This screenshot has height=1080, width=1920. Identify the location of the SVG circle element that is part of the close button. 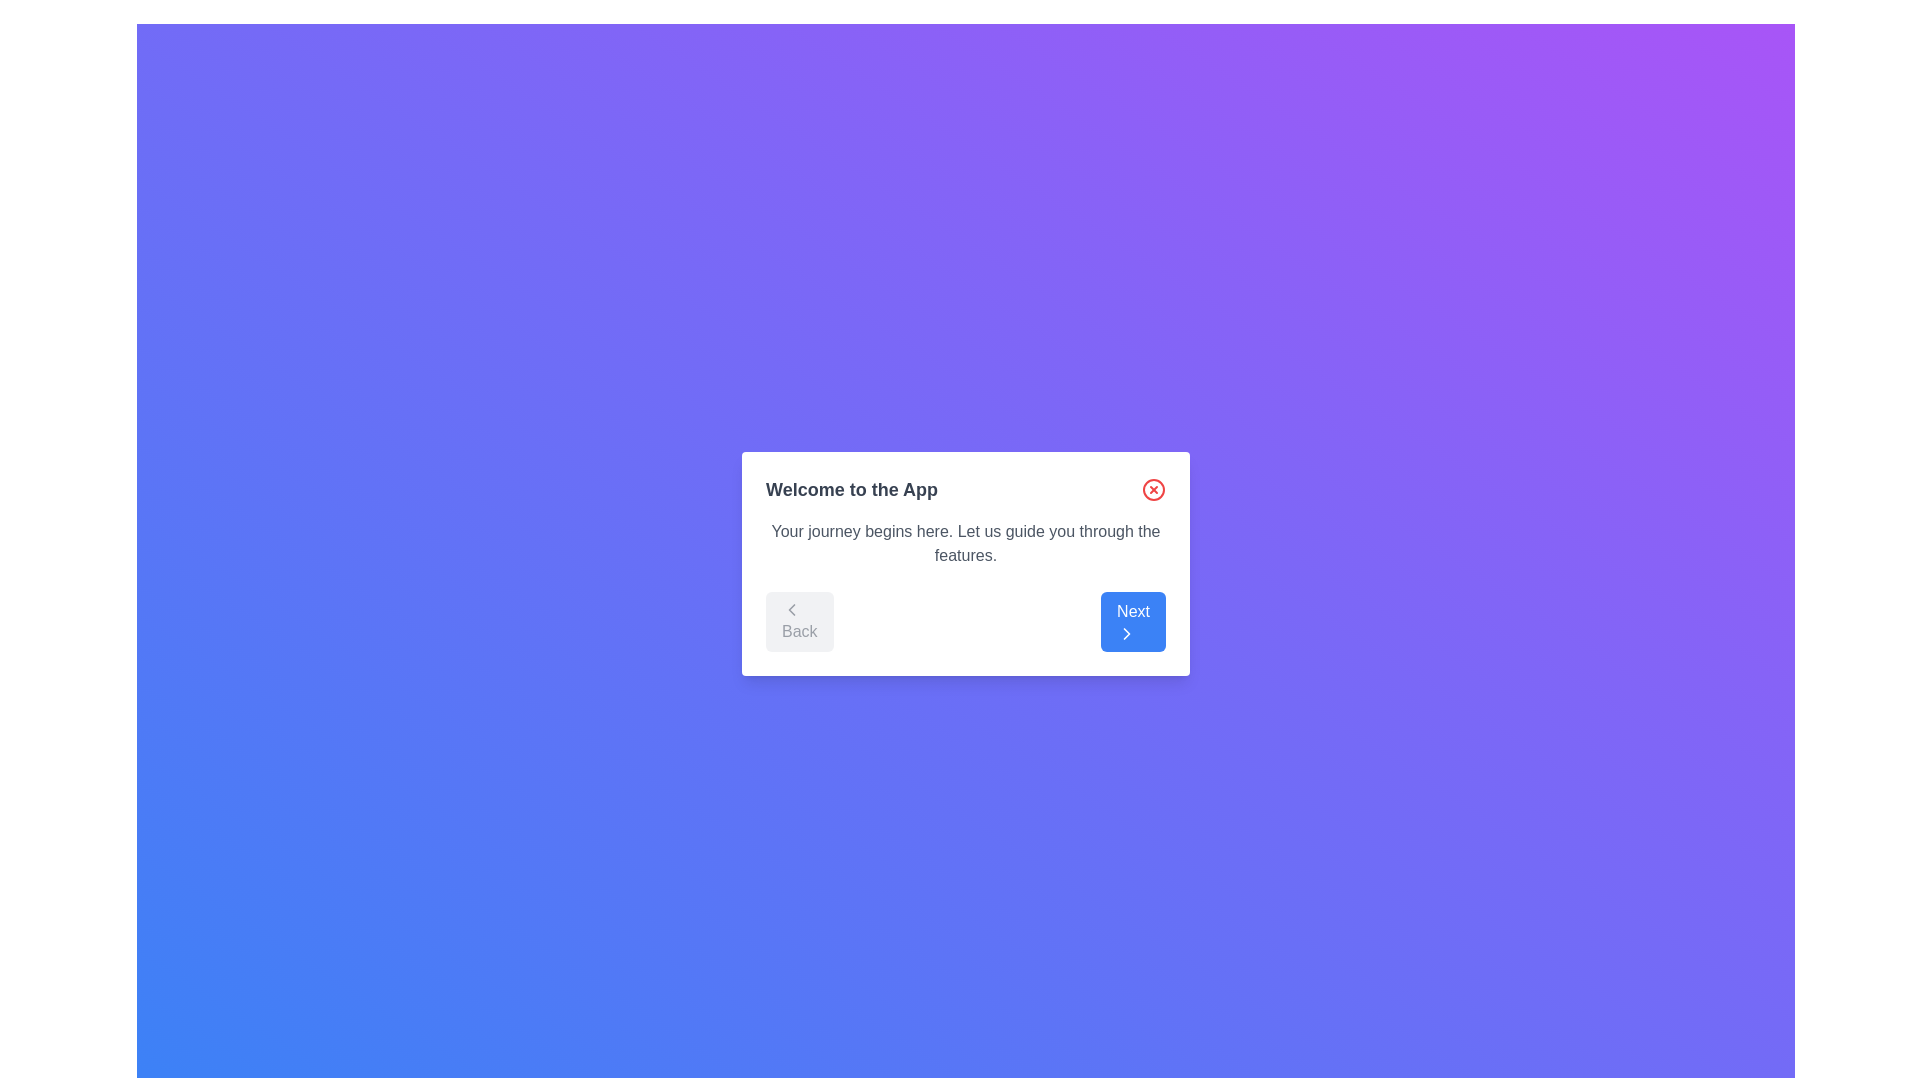
(1153, 489).